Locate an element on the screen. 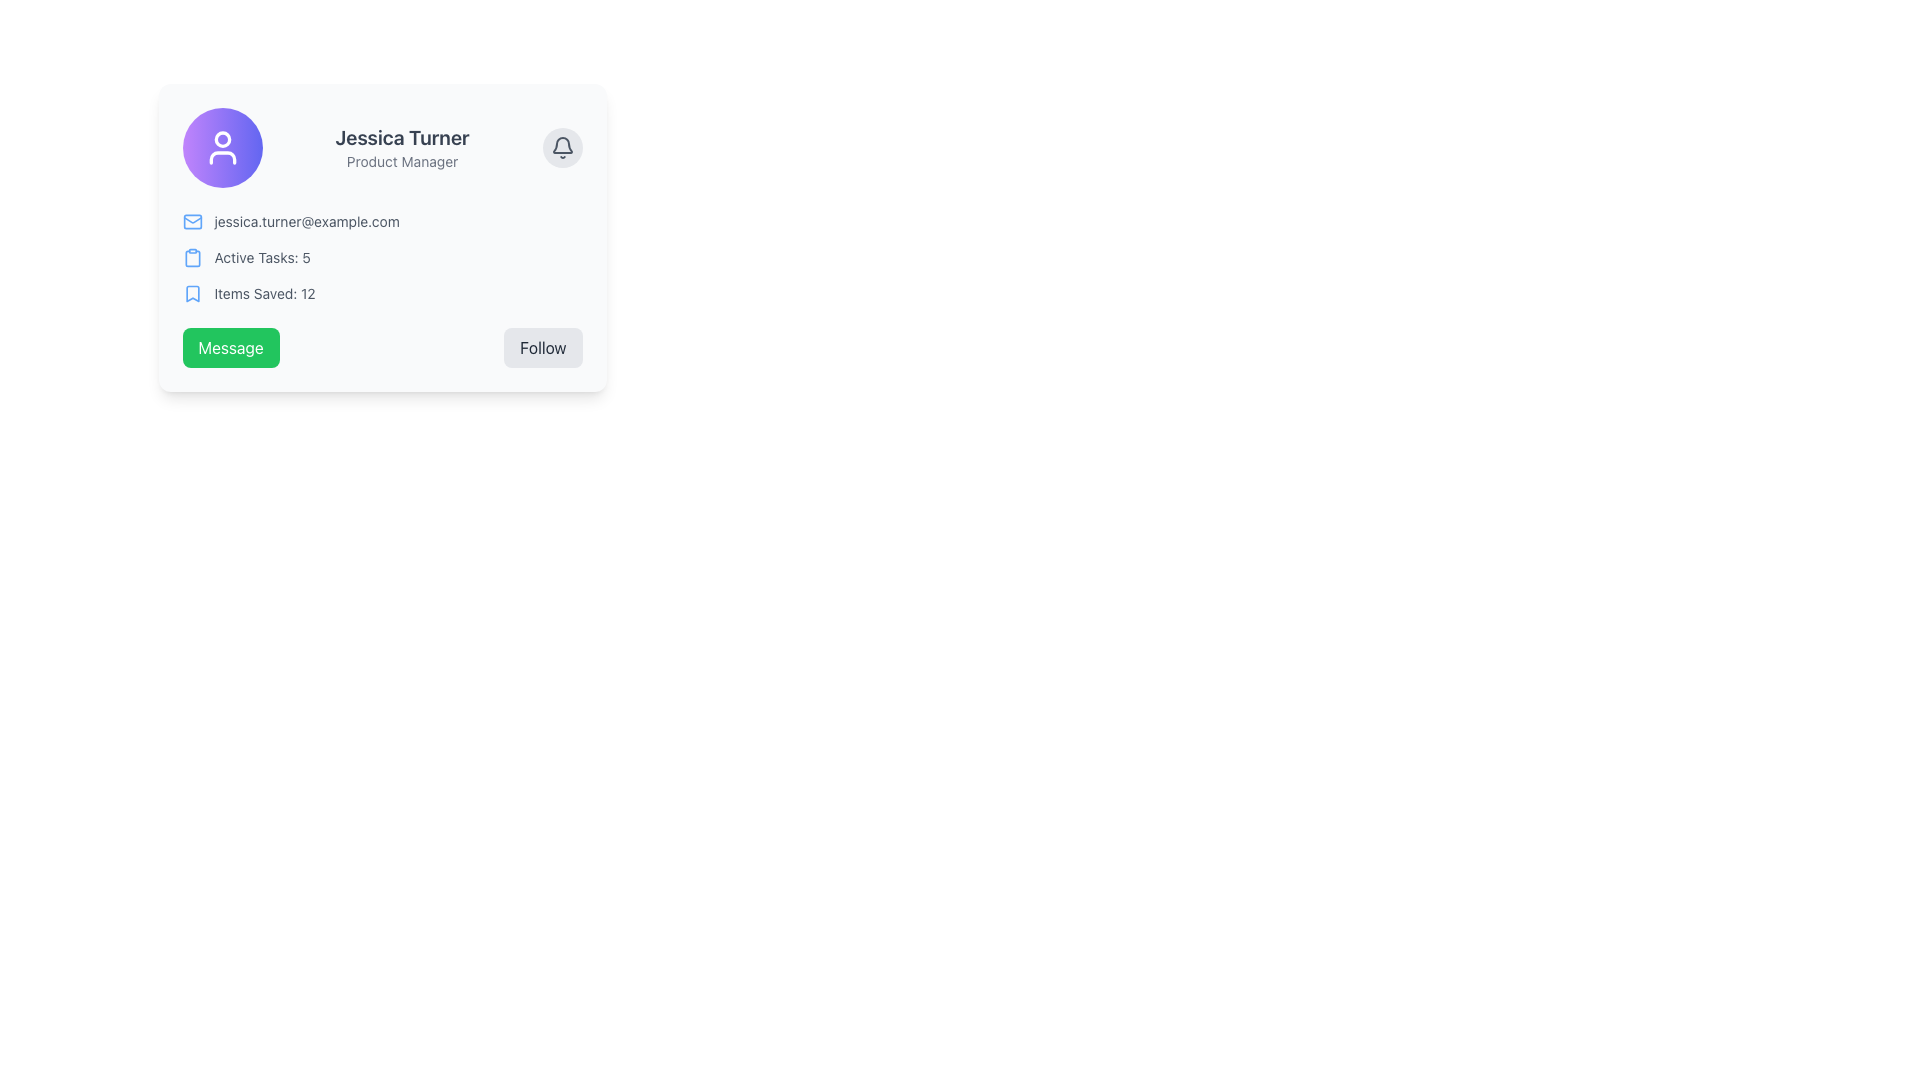 This screenshot has height=1080, width=1920. the name 'Jessica Turner' in the Informational header section is located at coordinates (382, 146).